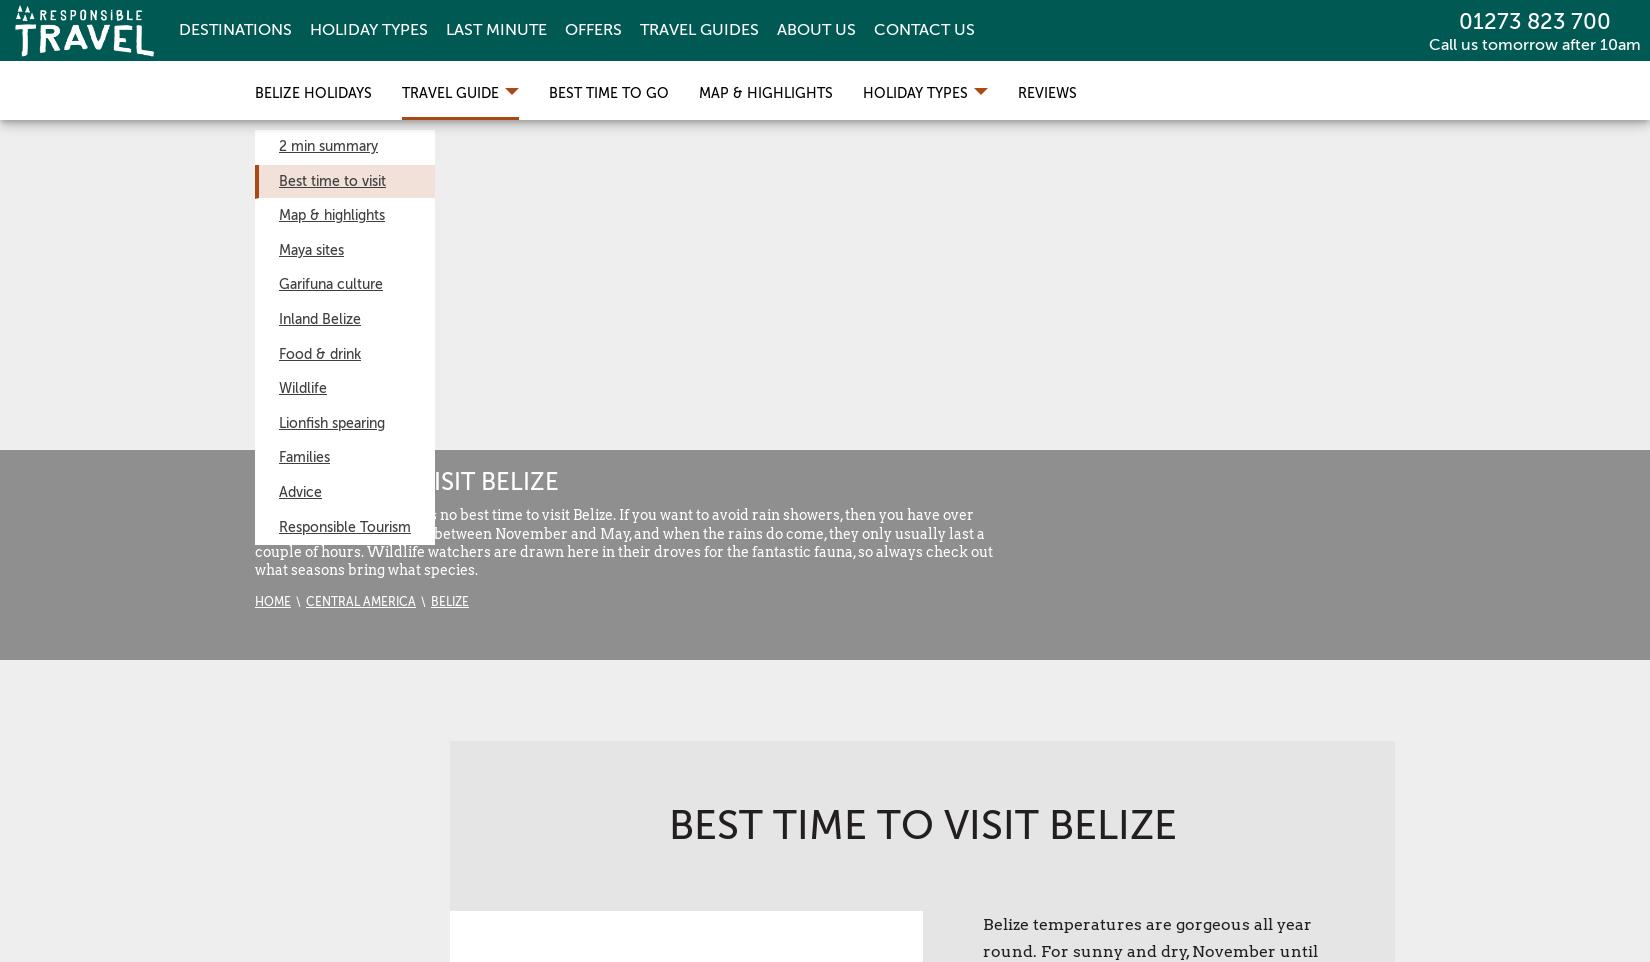  What do you see at coordinates (862, 93) in the screenshot?
I see `'Holiday Types'` at bounding box center [862, 93].